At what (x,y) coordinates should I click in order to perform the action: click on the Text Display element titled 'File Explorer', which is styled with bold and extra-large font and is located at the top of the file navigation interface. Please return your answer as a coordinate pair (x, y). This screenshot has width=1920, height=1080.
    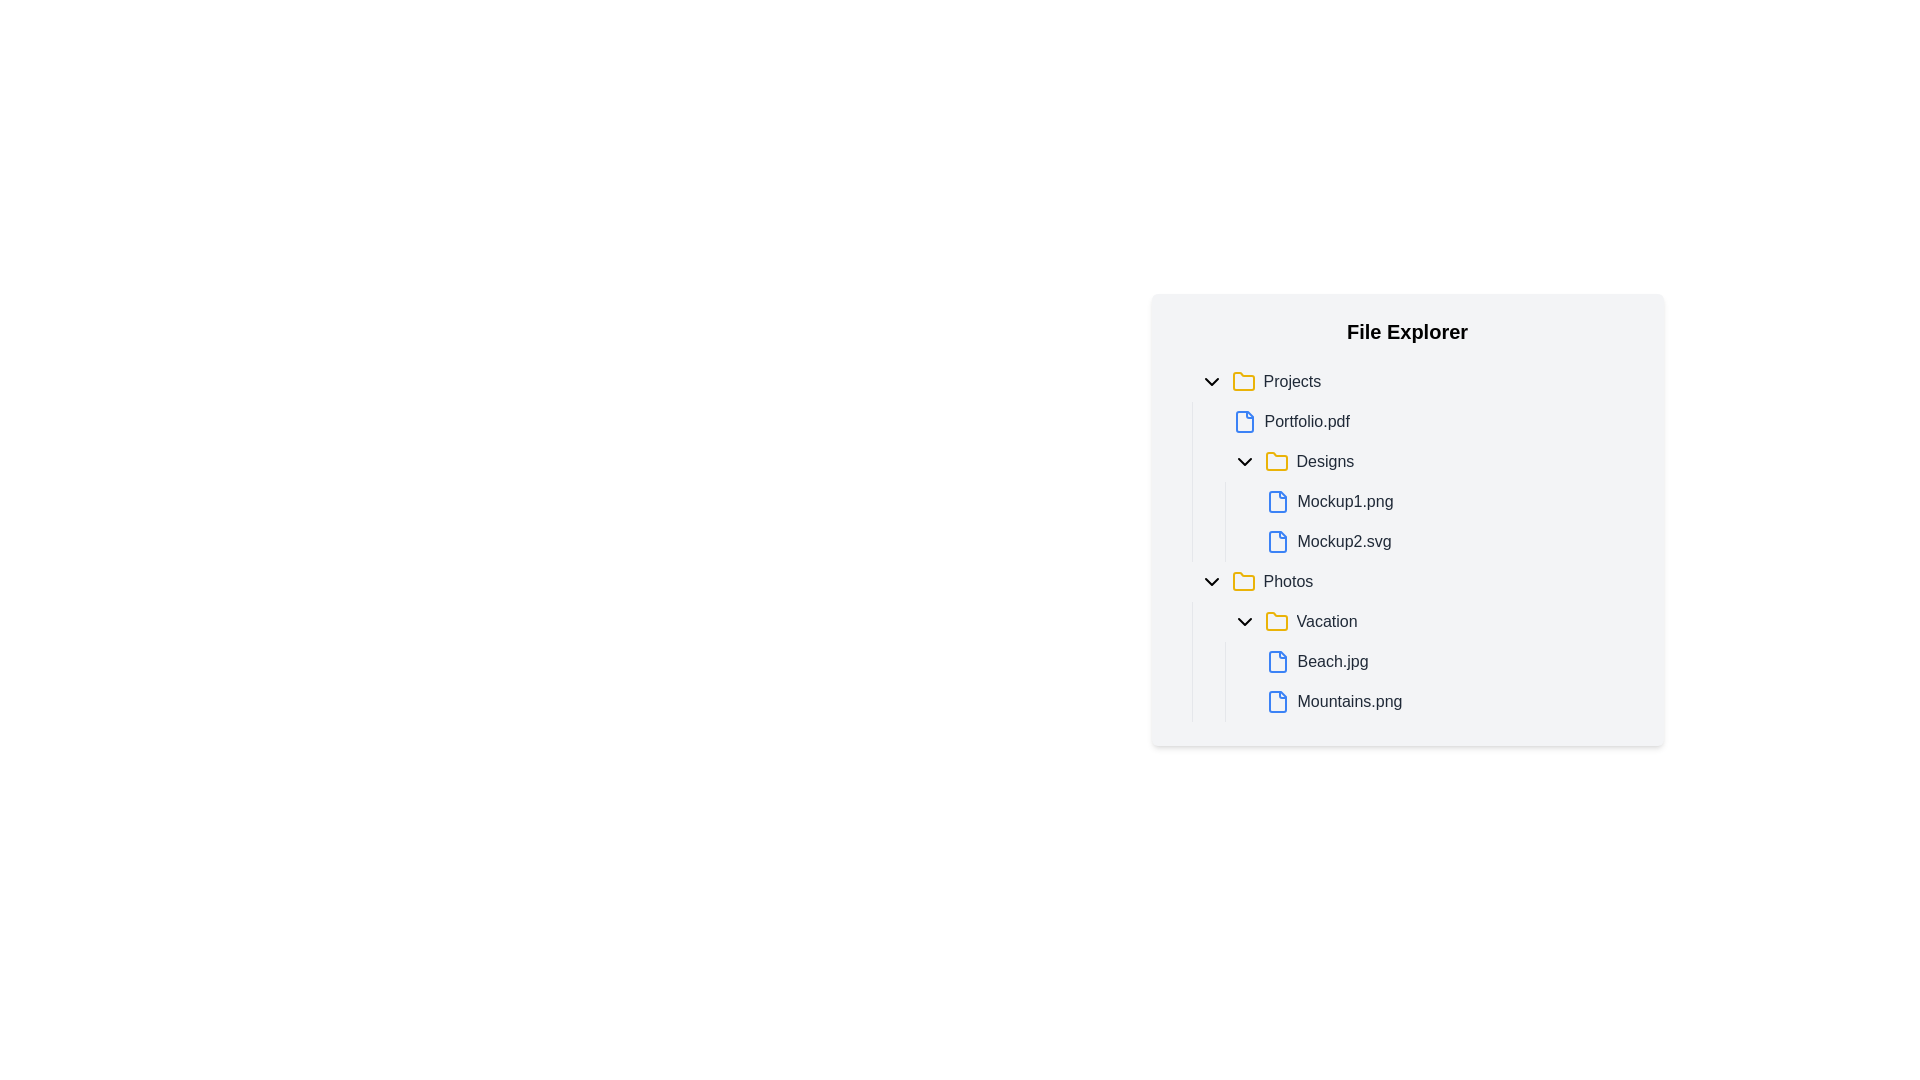
    Looking at the image, I should click on (1406, 330).